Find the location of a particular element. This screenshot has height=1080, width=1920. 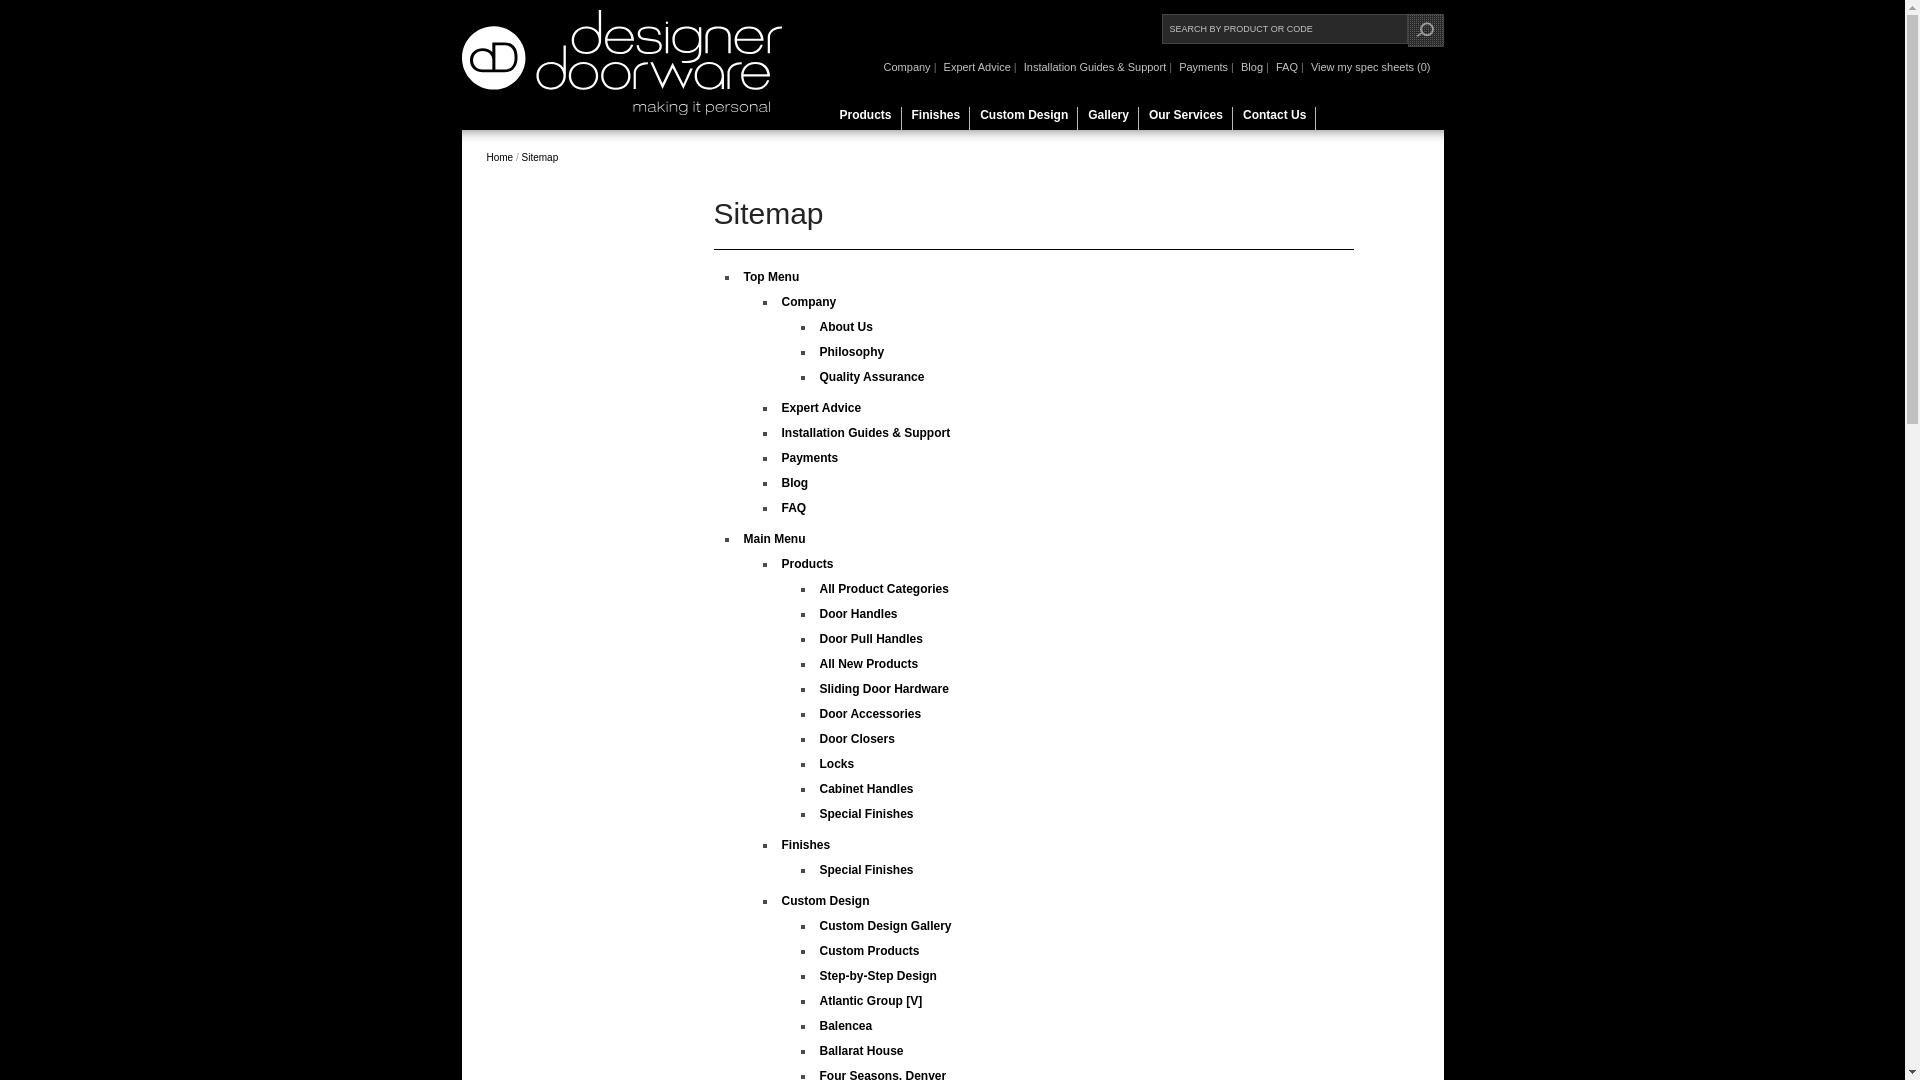

'Installation Guides & Support' is located at coordinates (1093, 65).